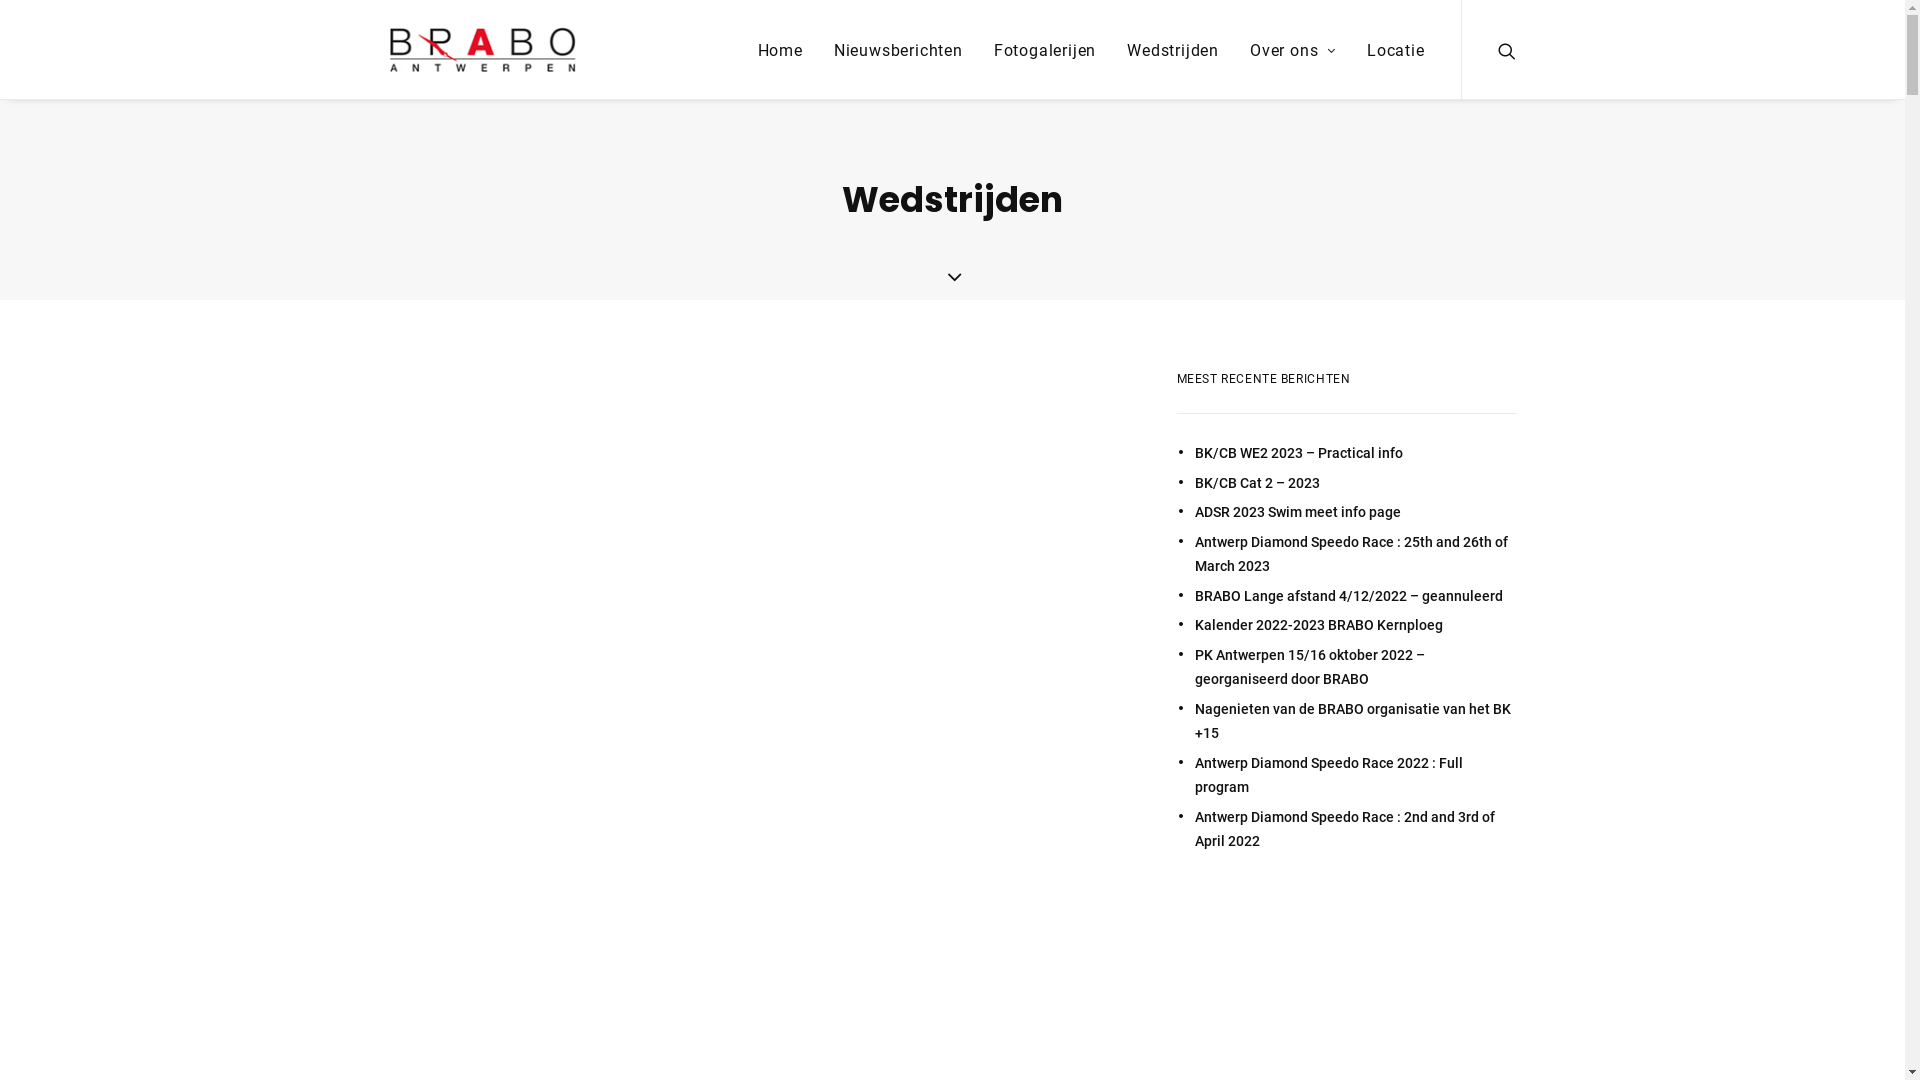  I want to click on 'Locatie', so click(1387, 48).